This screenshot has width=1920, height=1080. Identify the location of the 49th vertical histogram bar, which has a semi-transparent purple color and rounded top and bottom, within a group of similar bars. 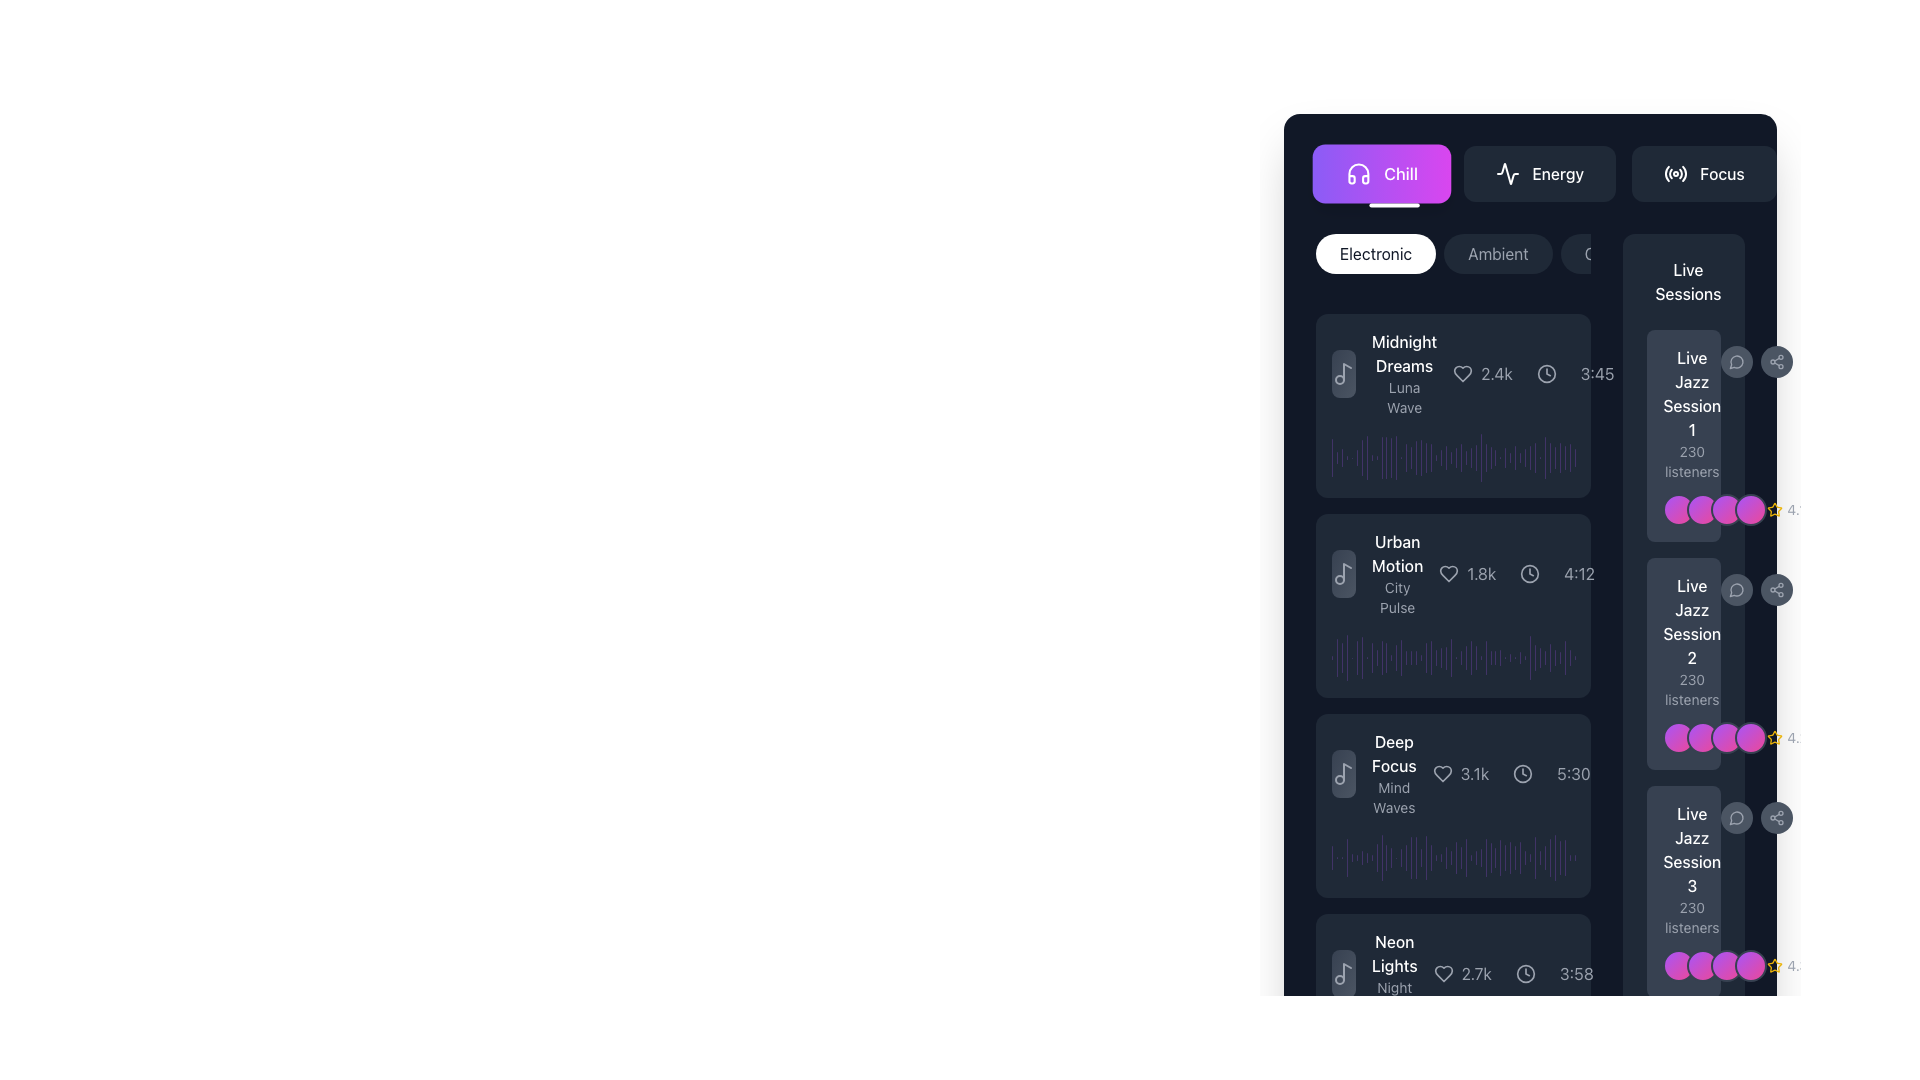
(1574, 458).